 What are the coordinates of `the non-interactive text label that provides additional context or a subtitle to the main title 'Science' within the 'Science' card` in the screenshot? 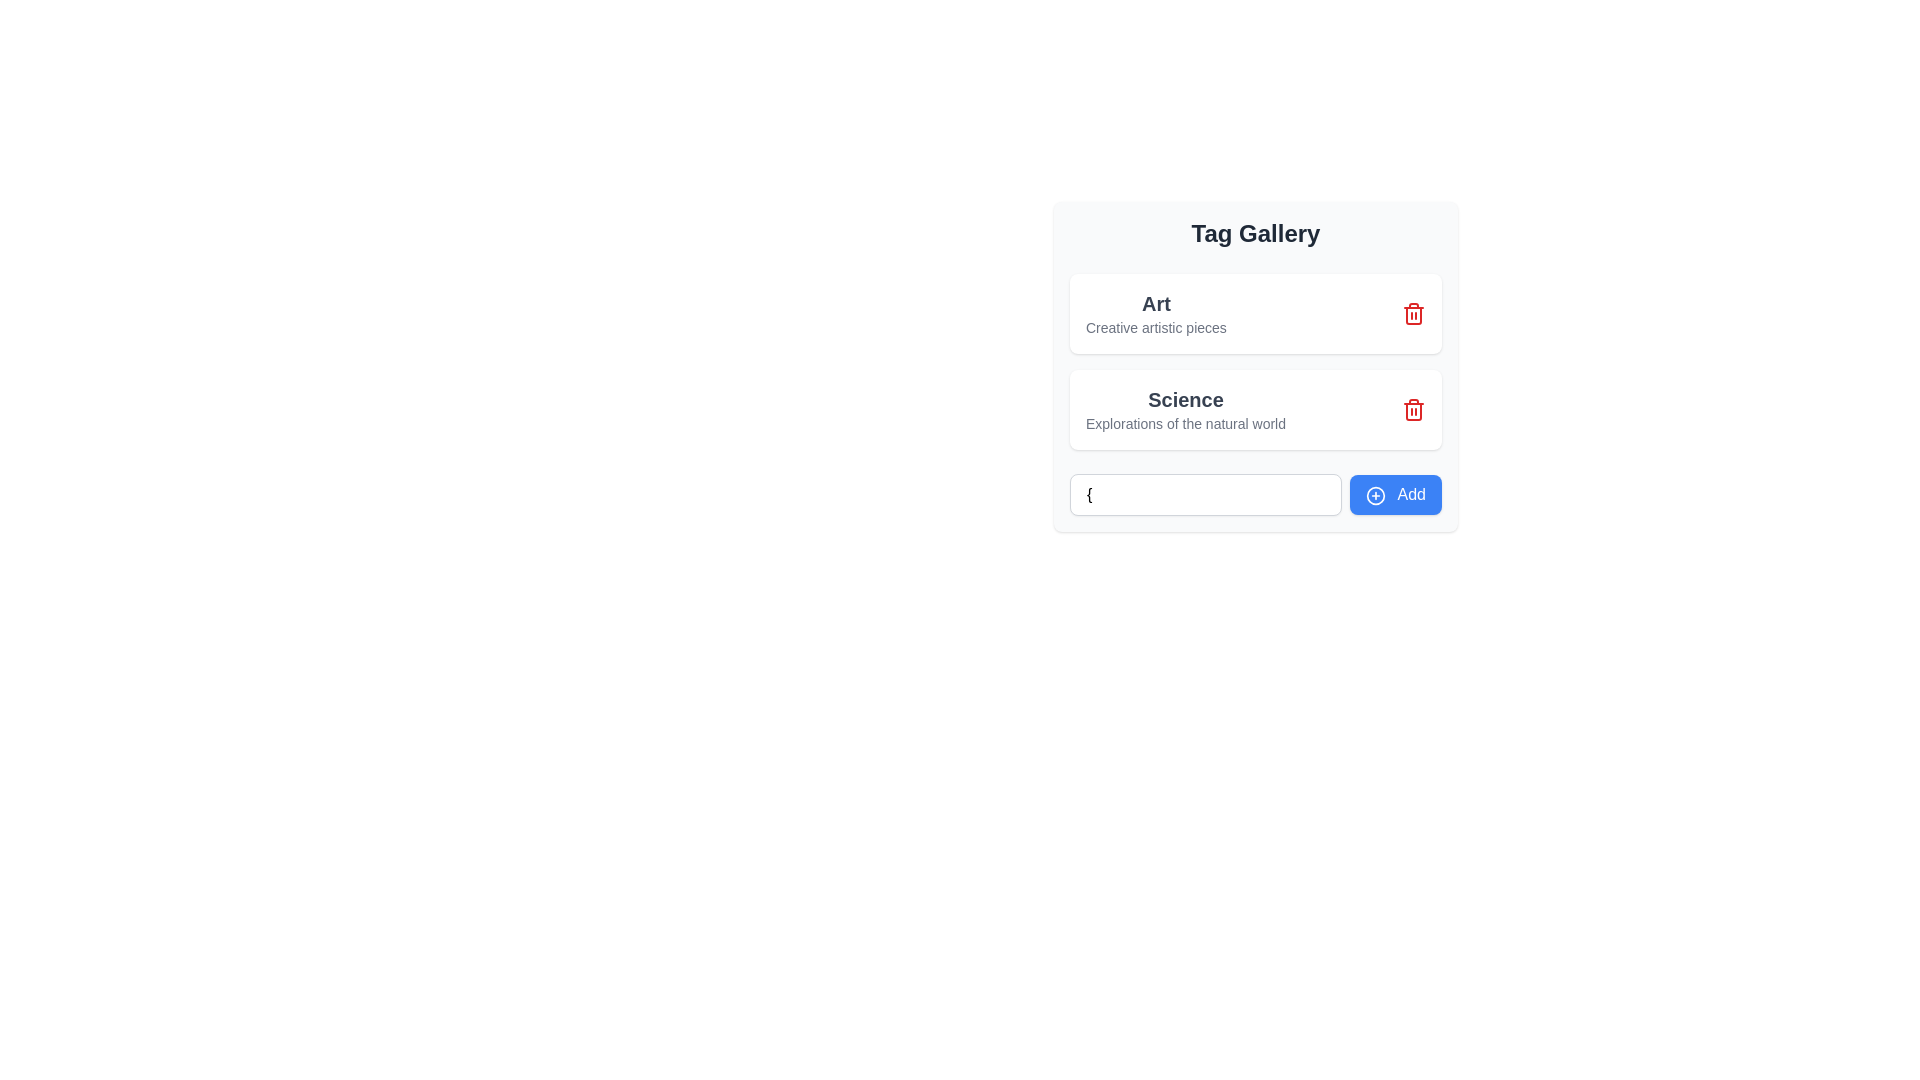 It's located at (1185, 423).